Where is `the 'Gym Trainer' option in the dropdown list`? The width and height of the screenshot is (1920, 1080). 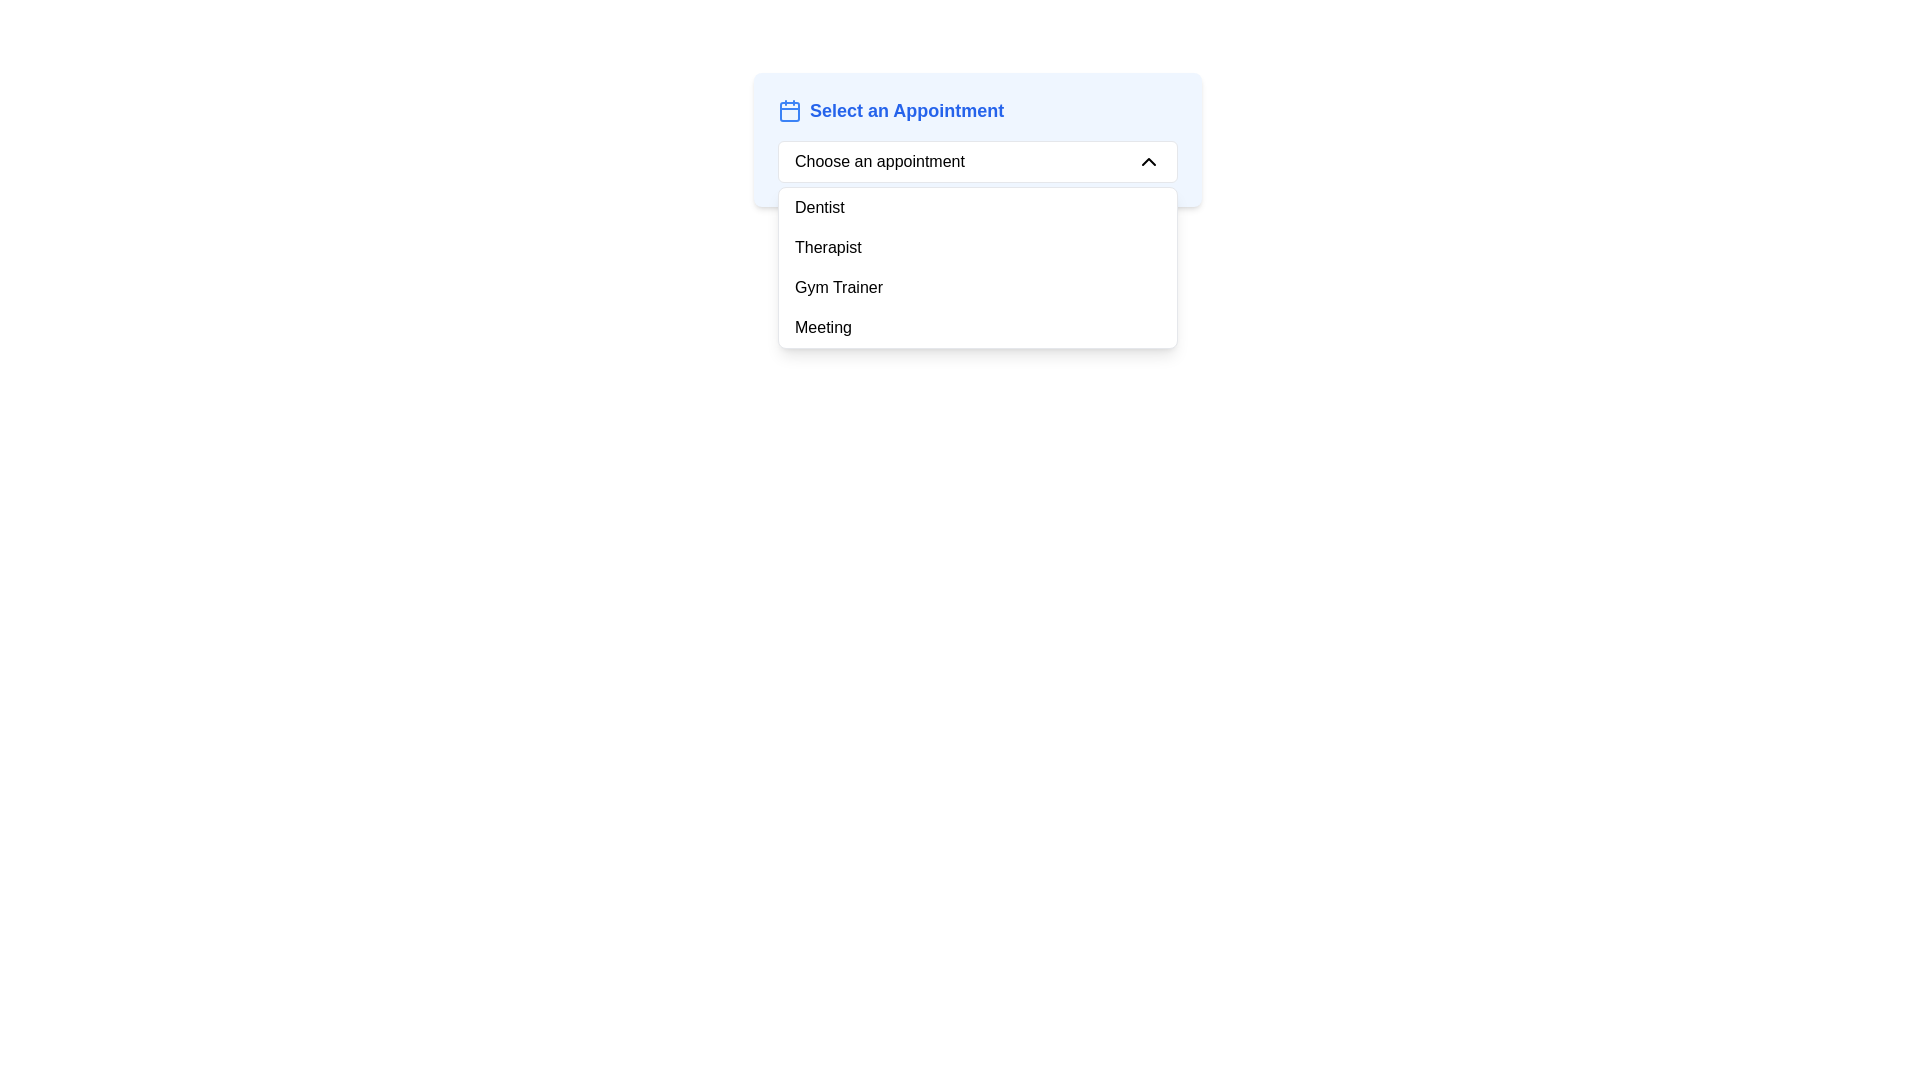 the 'Gym Trainer' option in the dropdown list is located at coordinates (978, 288).